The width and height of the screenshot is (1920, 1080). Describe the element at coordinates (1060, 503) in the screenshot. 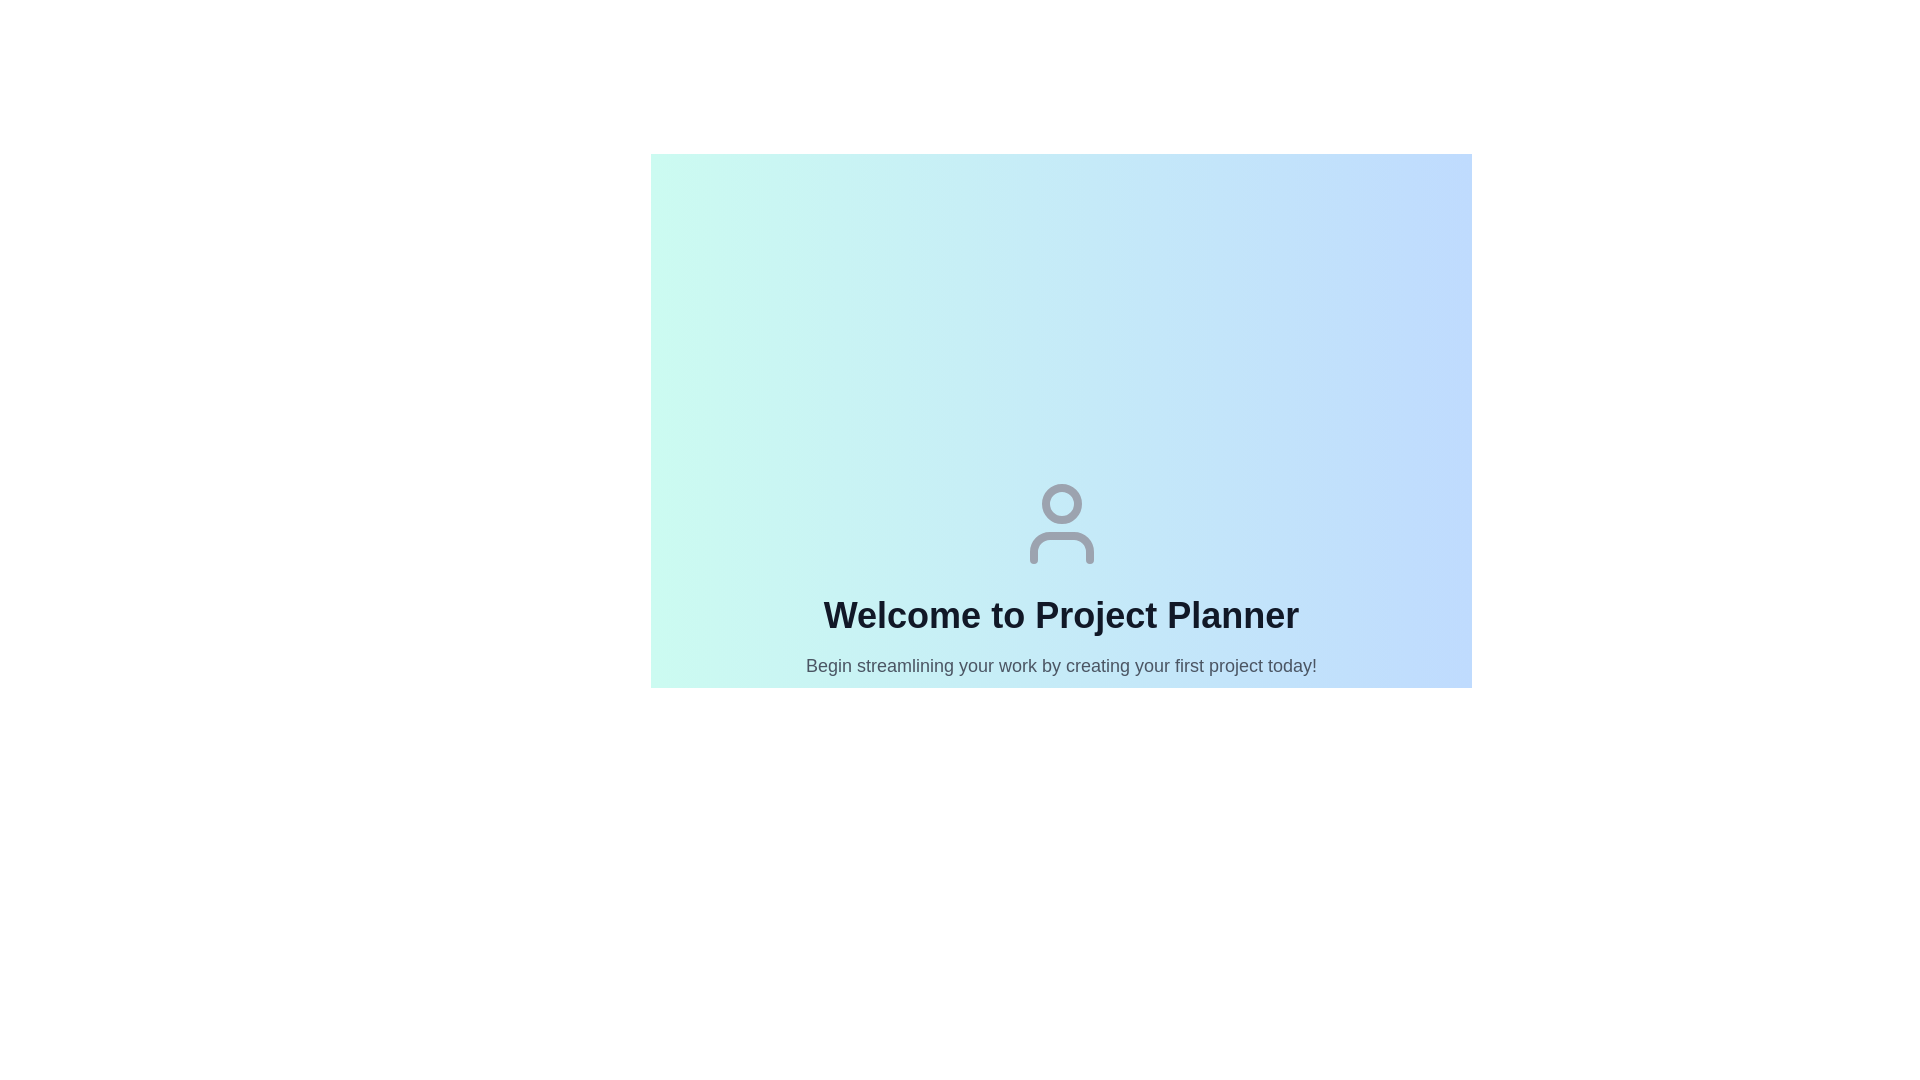

I see `the circular graphical feature, which represents the 'head' of the user silhouette within the user icon, by clicking on it` at that location.